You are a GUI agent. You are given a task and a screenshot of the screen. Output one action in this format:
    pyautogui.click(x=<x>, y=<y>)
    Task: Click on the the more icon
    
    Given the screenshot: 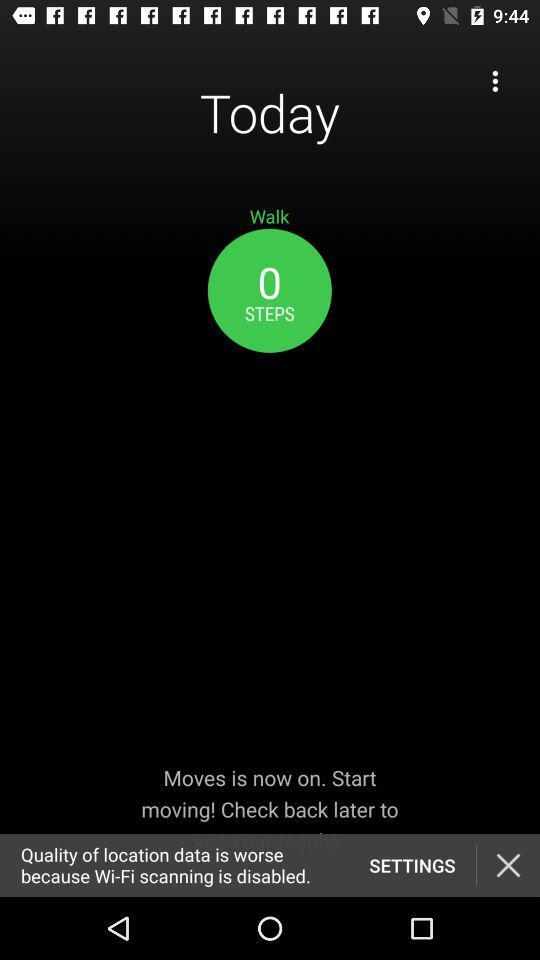 What is the action you would take?
    pyautogui.click(x=494, y=81)
    